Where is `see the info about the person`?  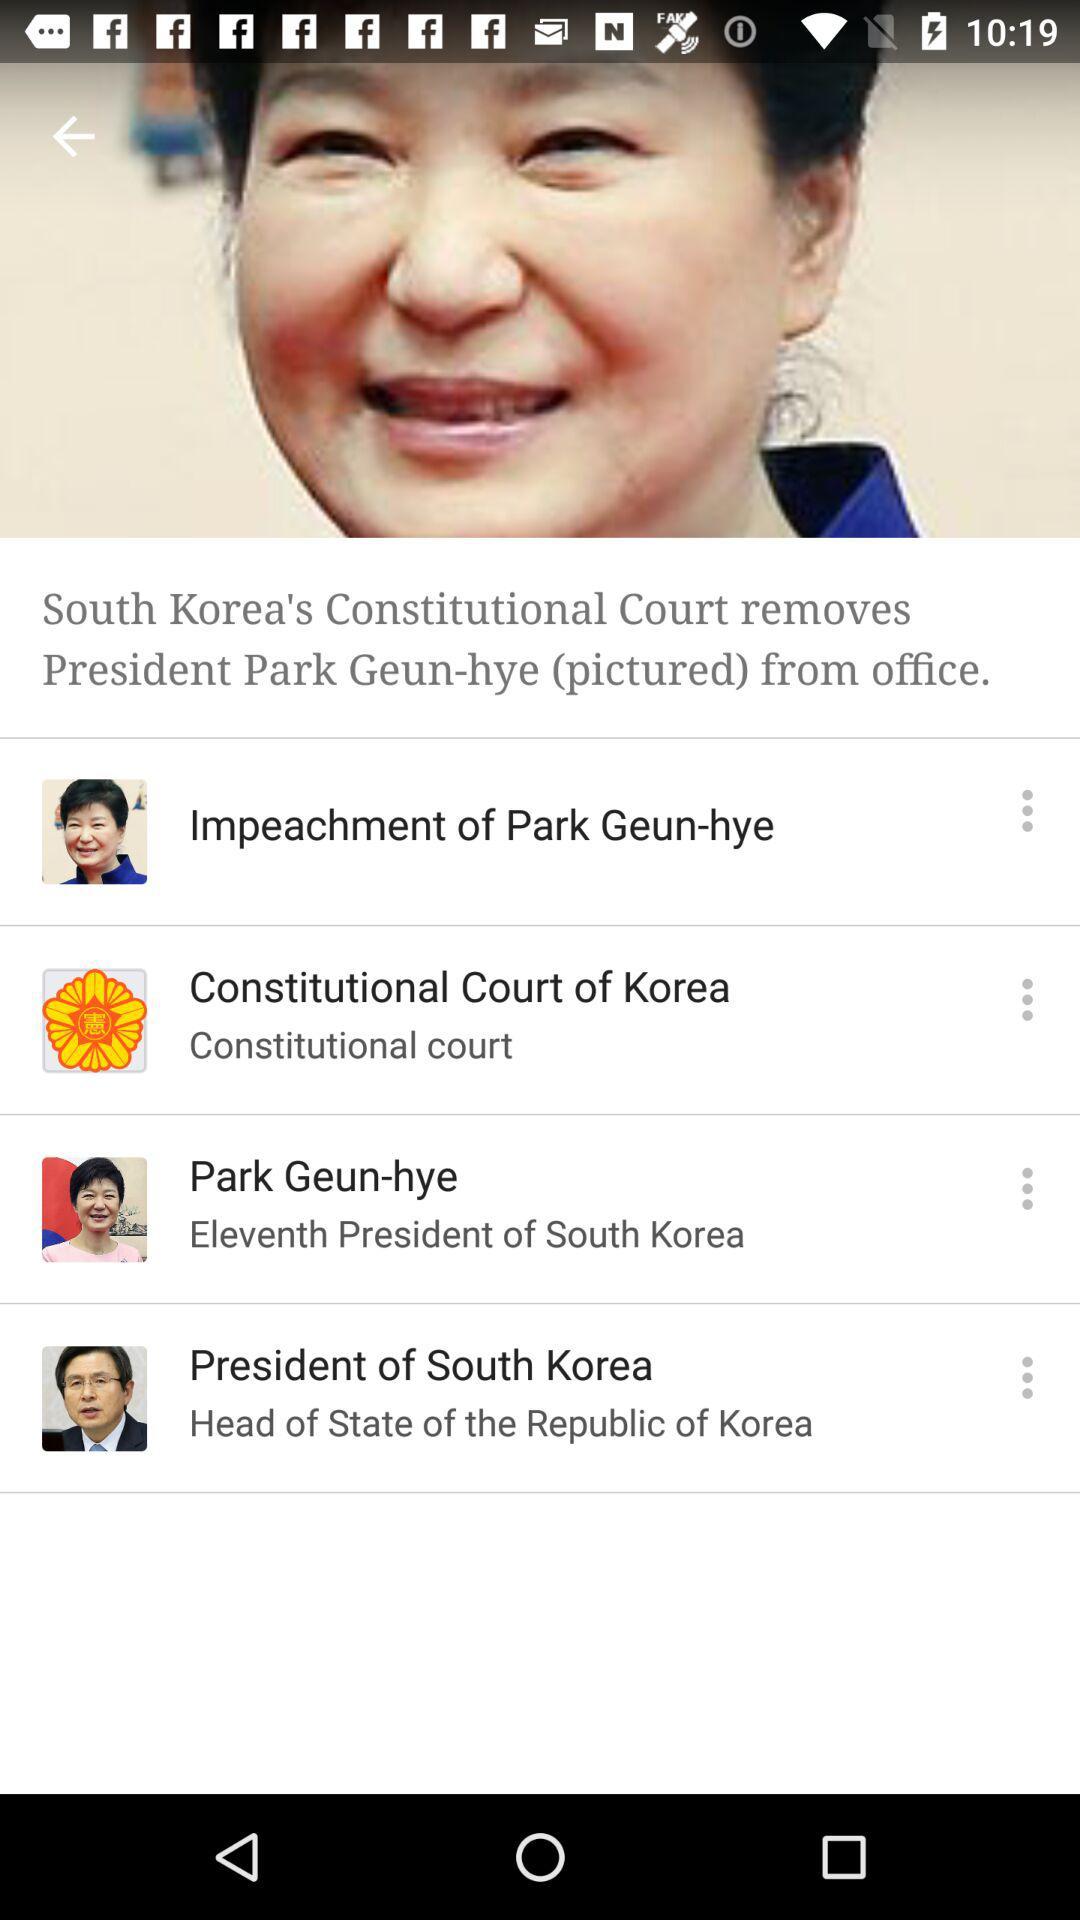
see the info about the person is located at coordinates (1027, 810).